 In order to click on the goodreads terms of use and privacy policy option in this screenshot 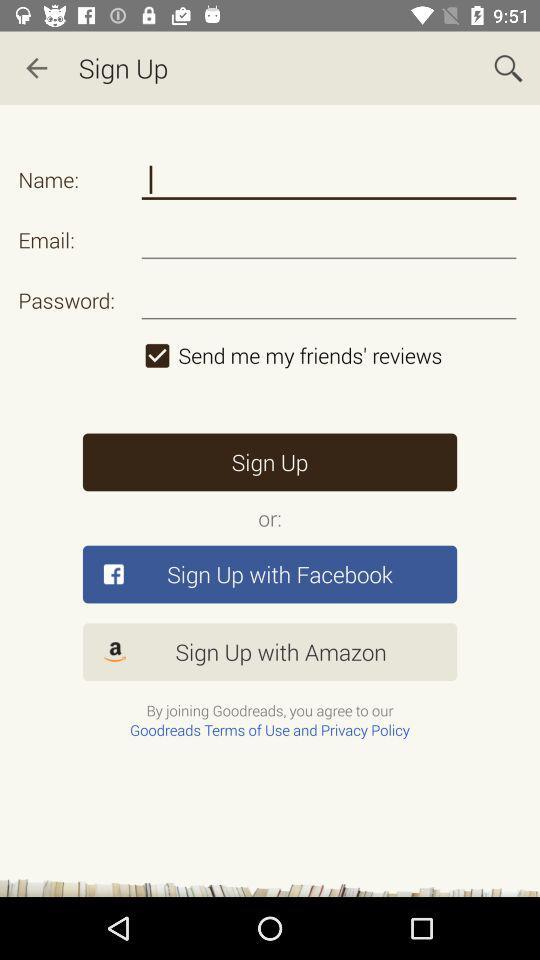, I will do `click(270, 728)`.